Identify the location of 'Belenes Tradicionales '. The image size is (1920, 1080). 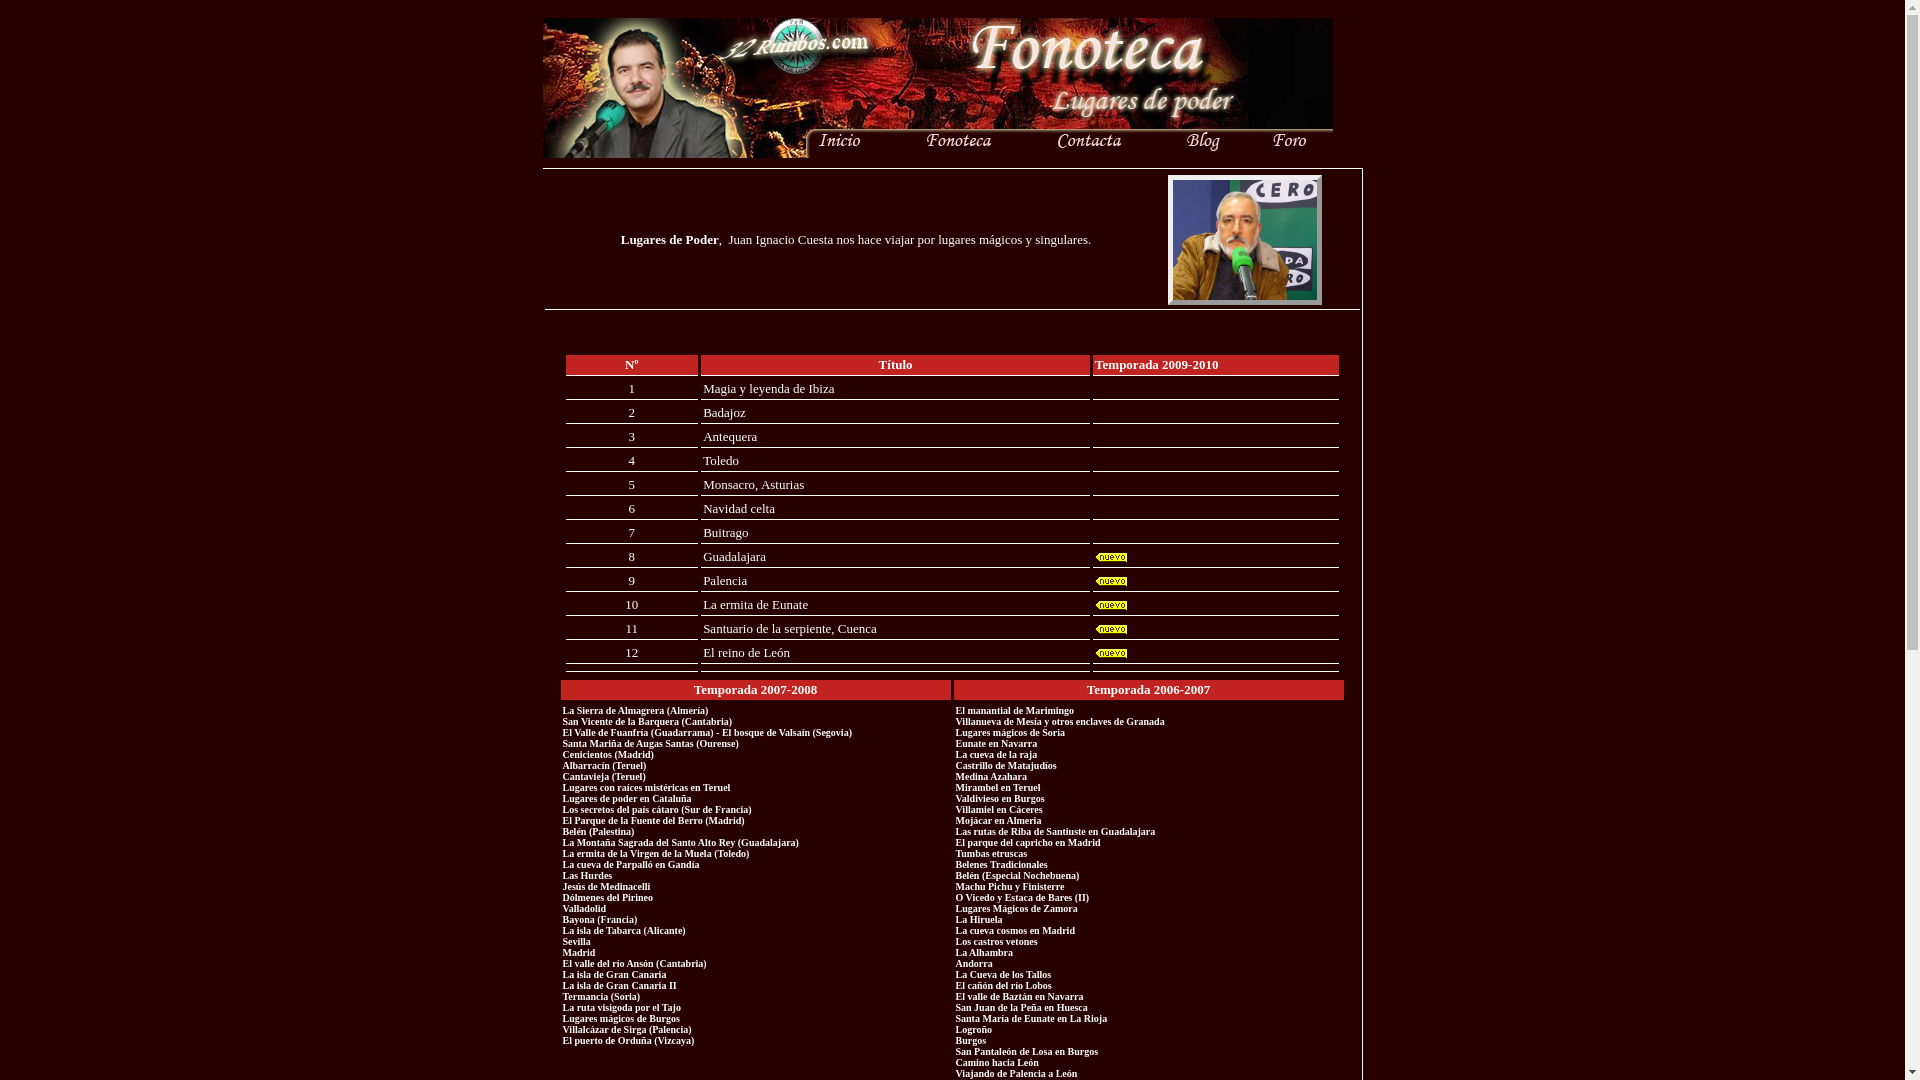
(954, 863).